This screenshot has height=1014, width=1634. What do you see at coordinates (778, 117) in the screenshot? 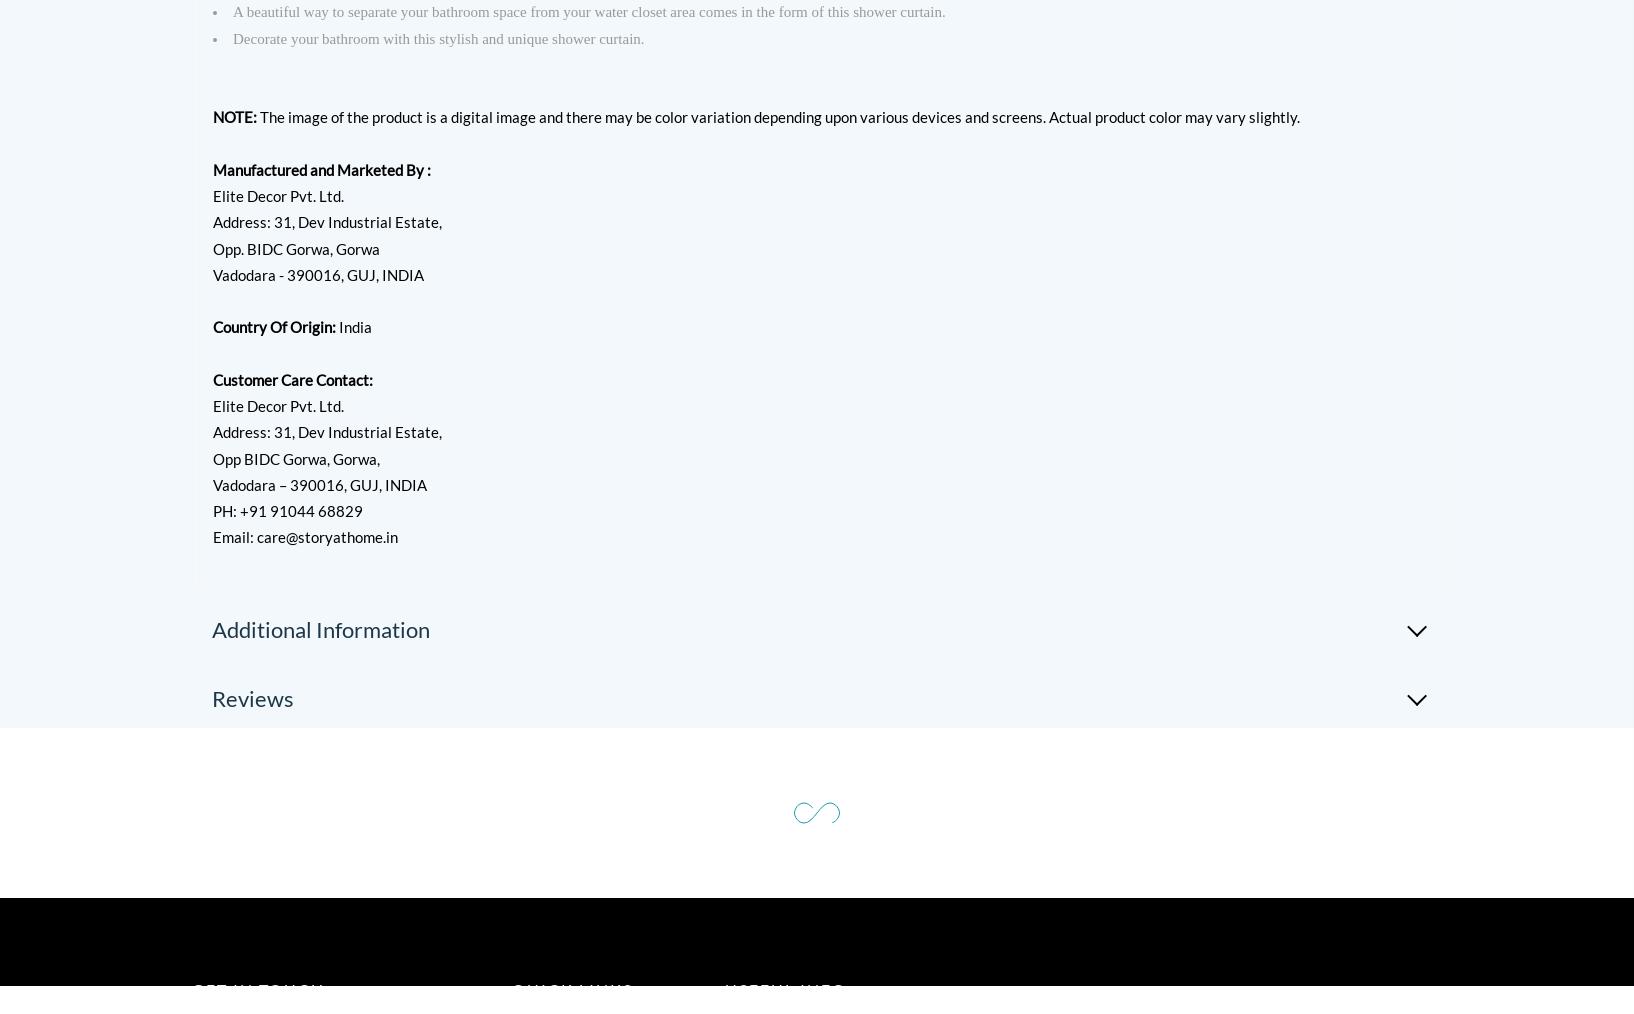
I see `'The image of the product is a digital image and there may be color variation depending upon various devices and screens. Actual product color may vary slightly.'` at bounding box center [778, 117].